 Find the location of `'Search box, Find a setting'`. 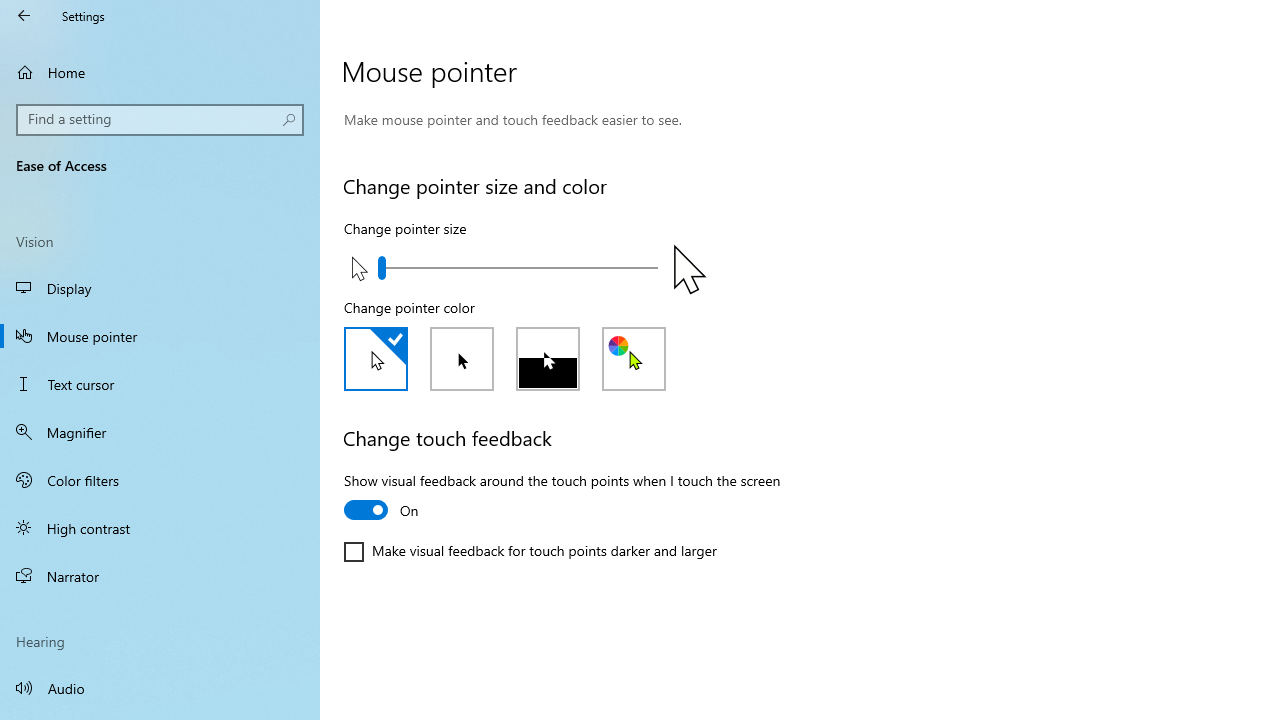

'Search box, Find a setting' is located at coordinates (160, 119).